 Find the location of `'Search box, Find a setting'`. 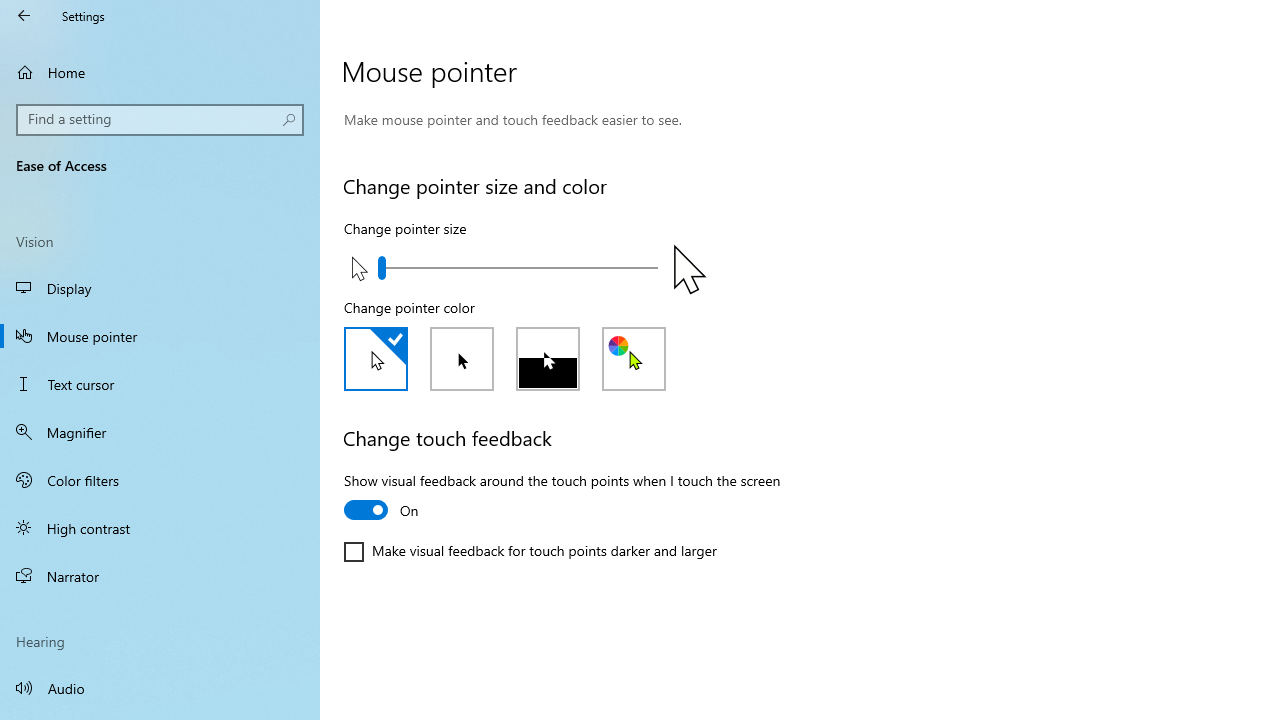

'Search box, Find a setting' is located at coordinates (160, 119).